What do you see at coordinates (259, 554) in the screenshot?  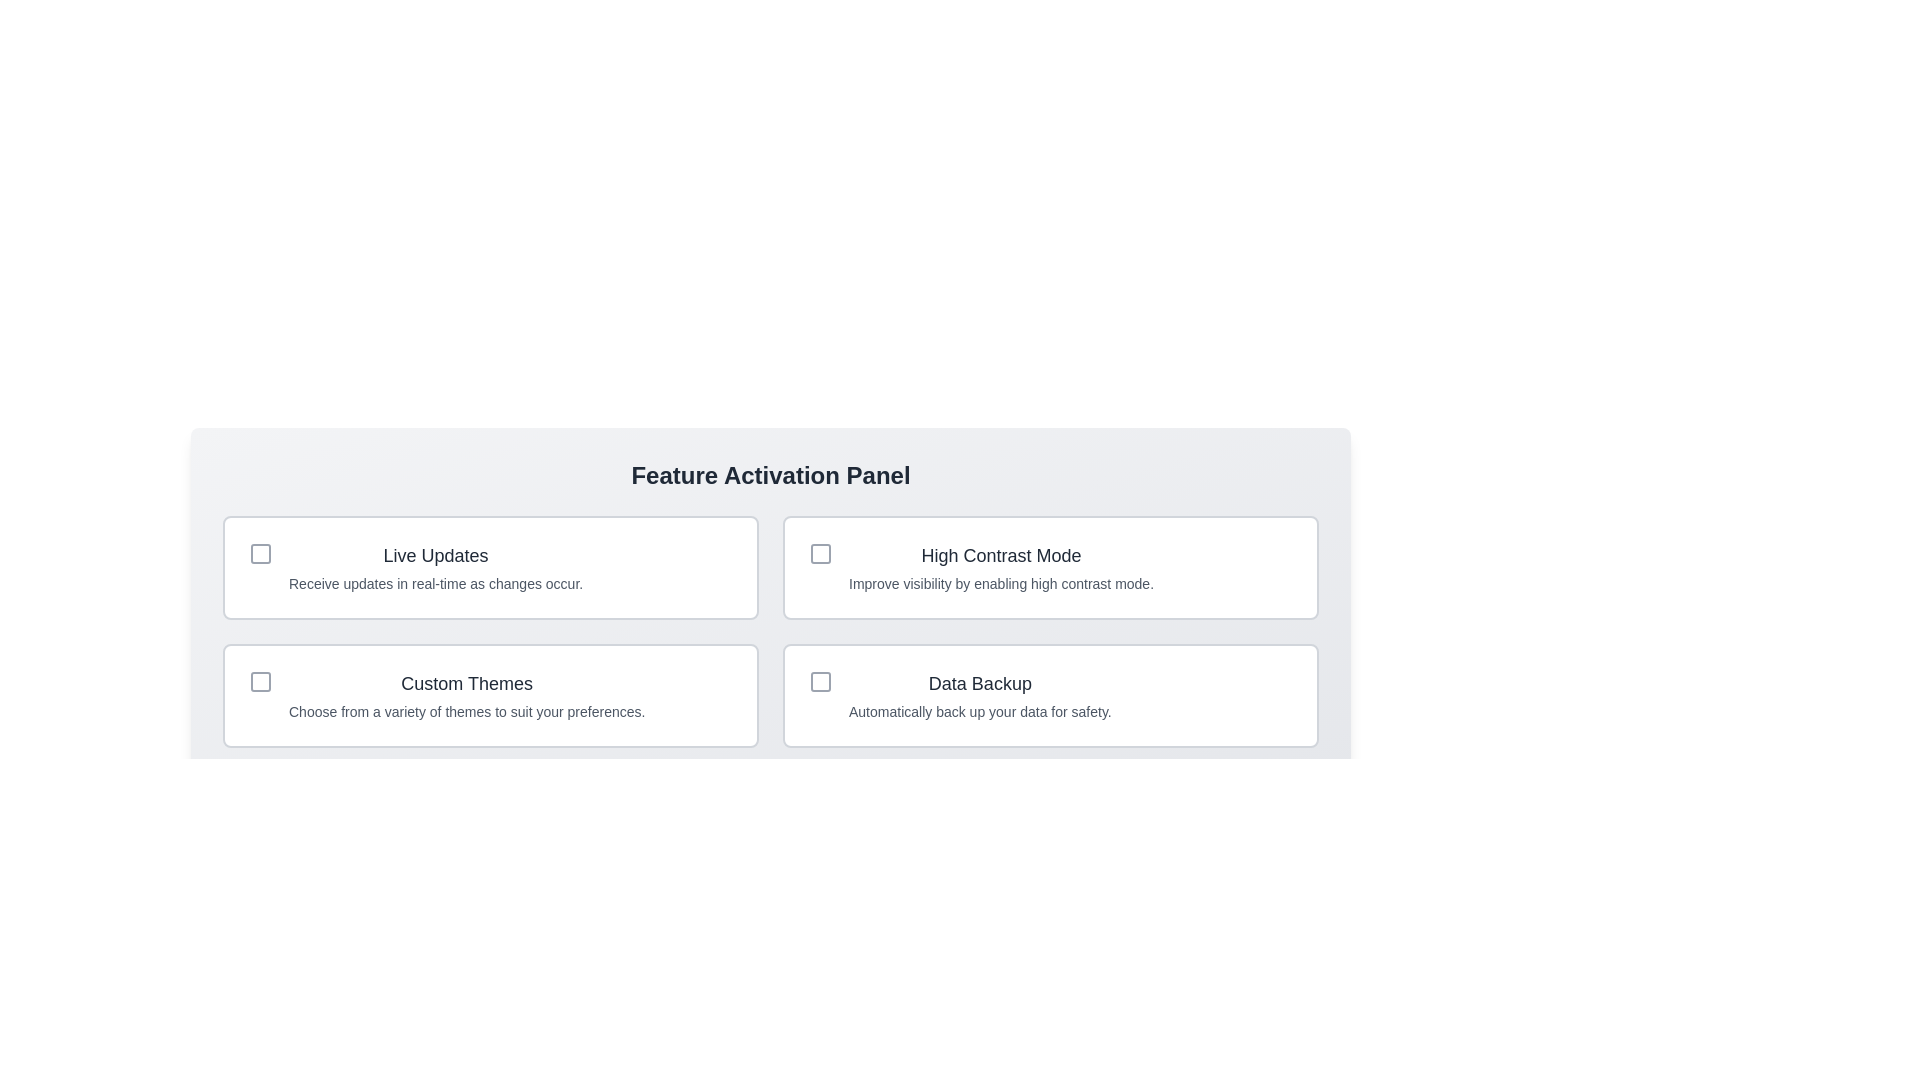 I see `the graphical selection indicator, a small square icon with rounded edges located inside the larger square bounding box near the 'Live Updates' label in the Feature Activation Panel` at bounding box center [259, 554].